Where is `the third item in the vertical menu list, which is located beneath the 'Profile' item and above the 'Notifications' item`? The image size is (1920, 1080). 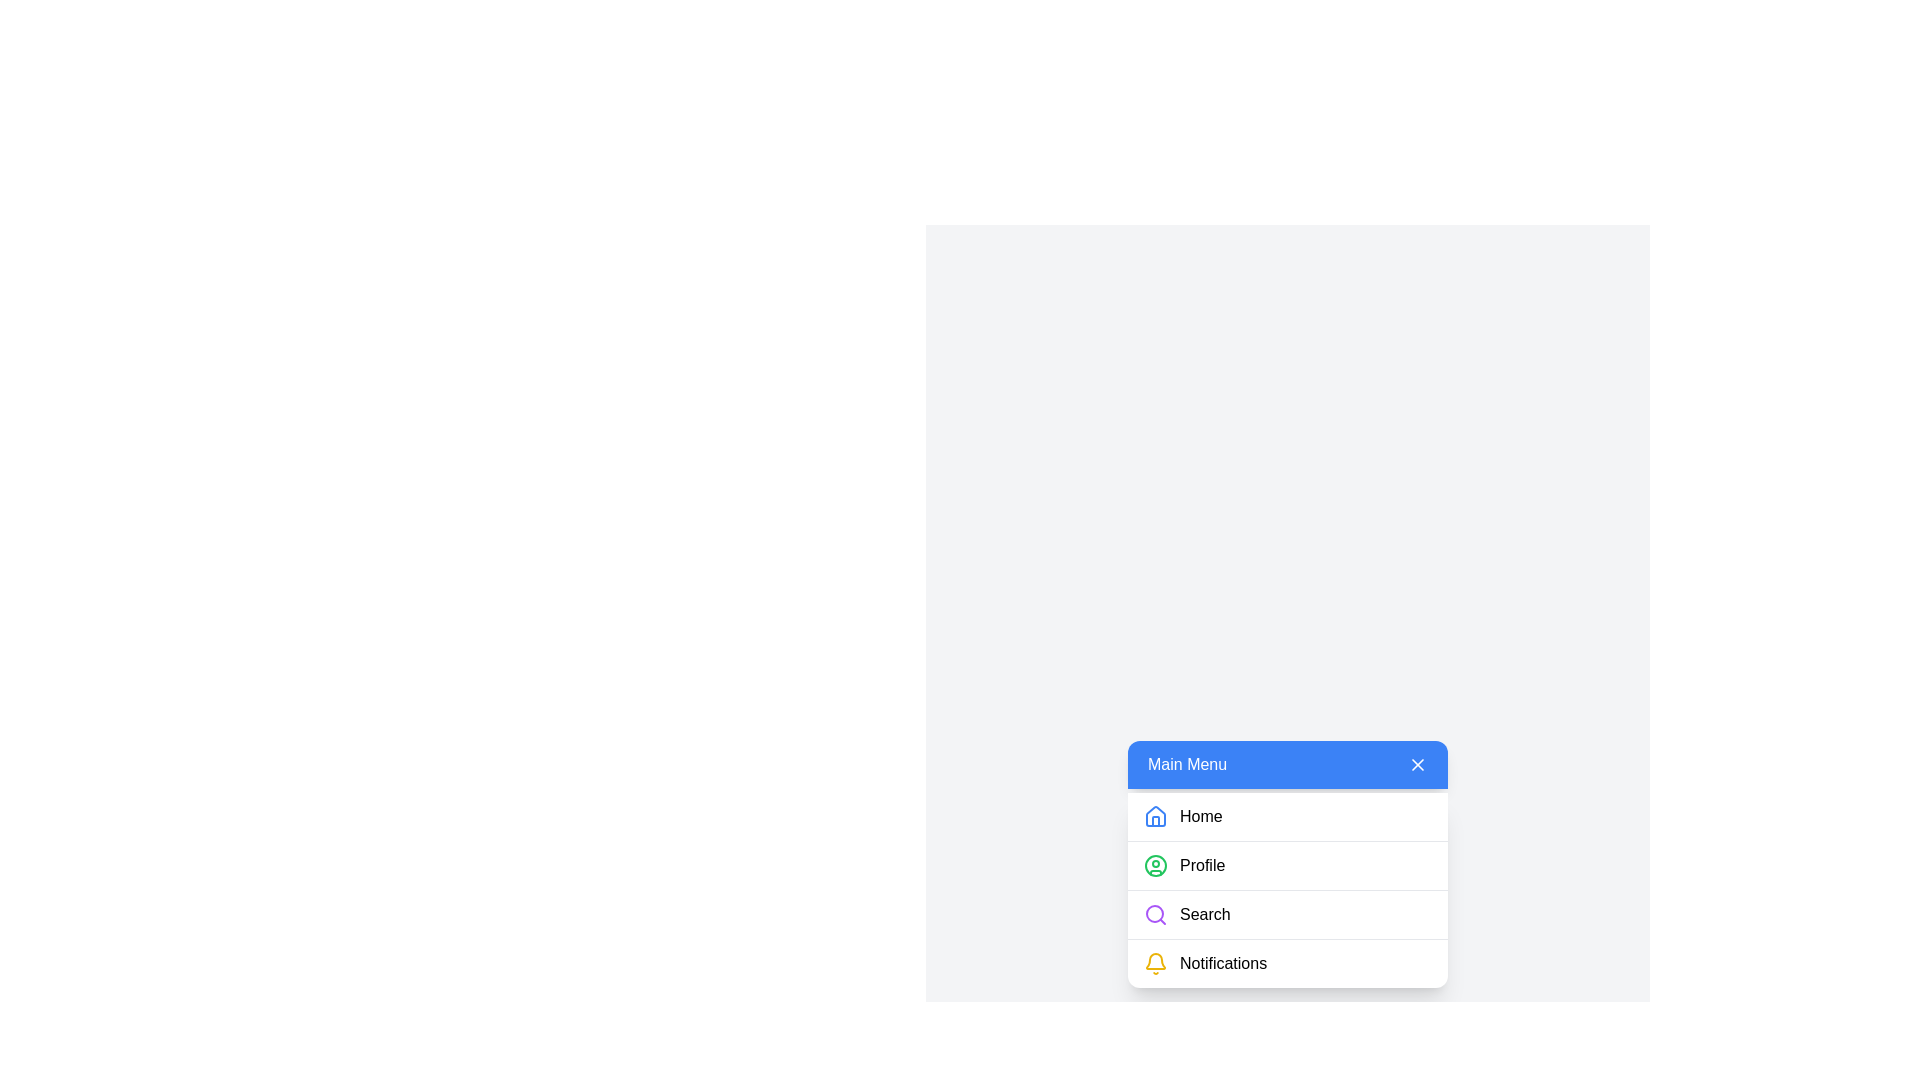 the third item in the vertical menu list, which is located beneath the 'Profile' item and above the 'Notifications' item is located at coordinates (1287, 914).